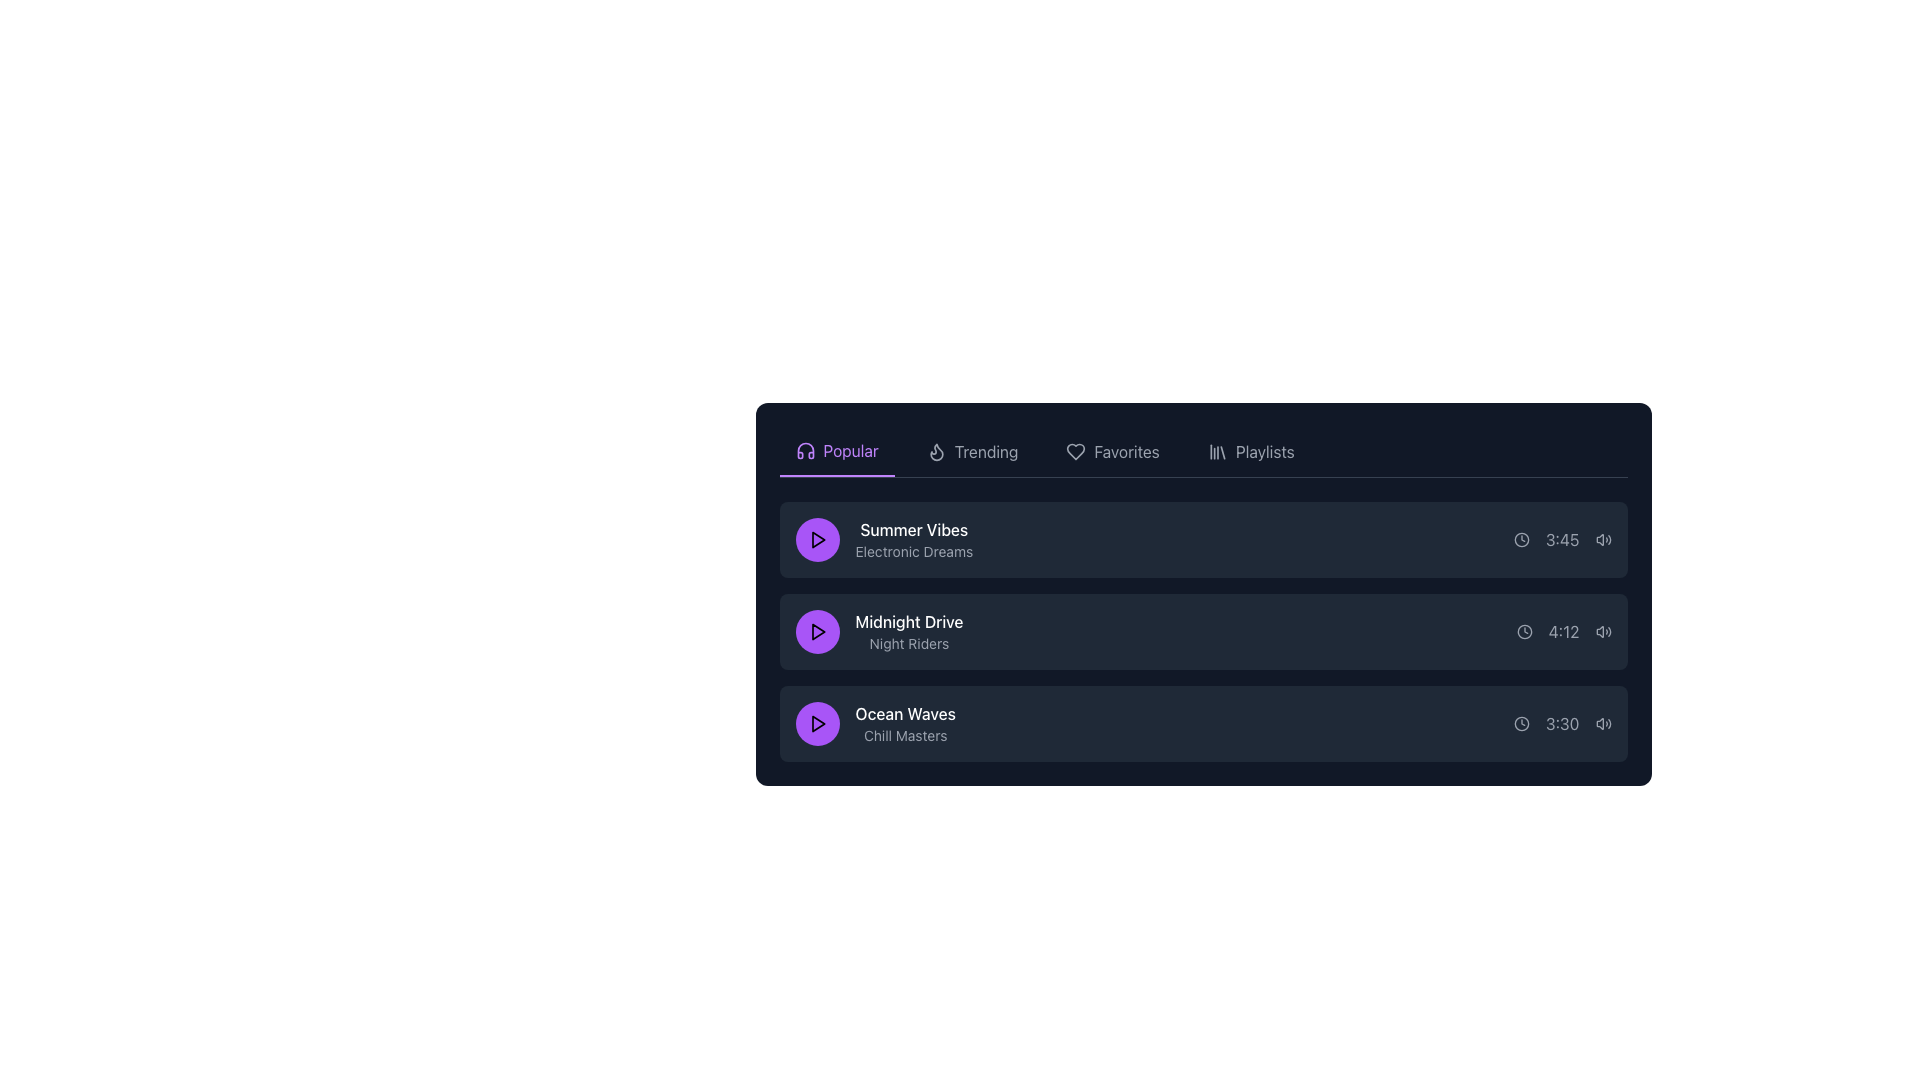  What do you see at coordinates (837, 451) in the screenshot?
I see `the 'Popular' tab, which is the leftmost option in the horizontal navigation menu, displaying the text in purple with a headphones icon, indicating it is the selected state` at bounding box center [837, 451].